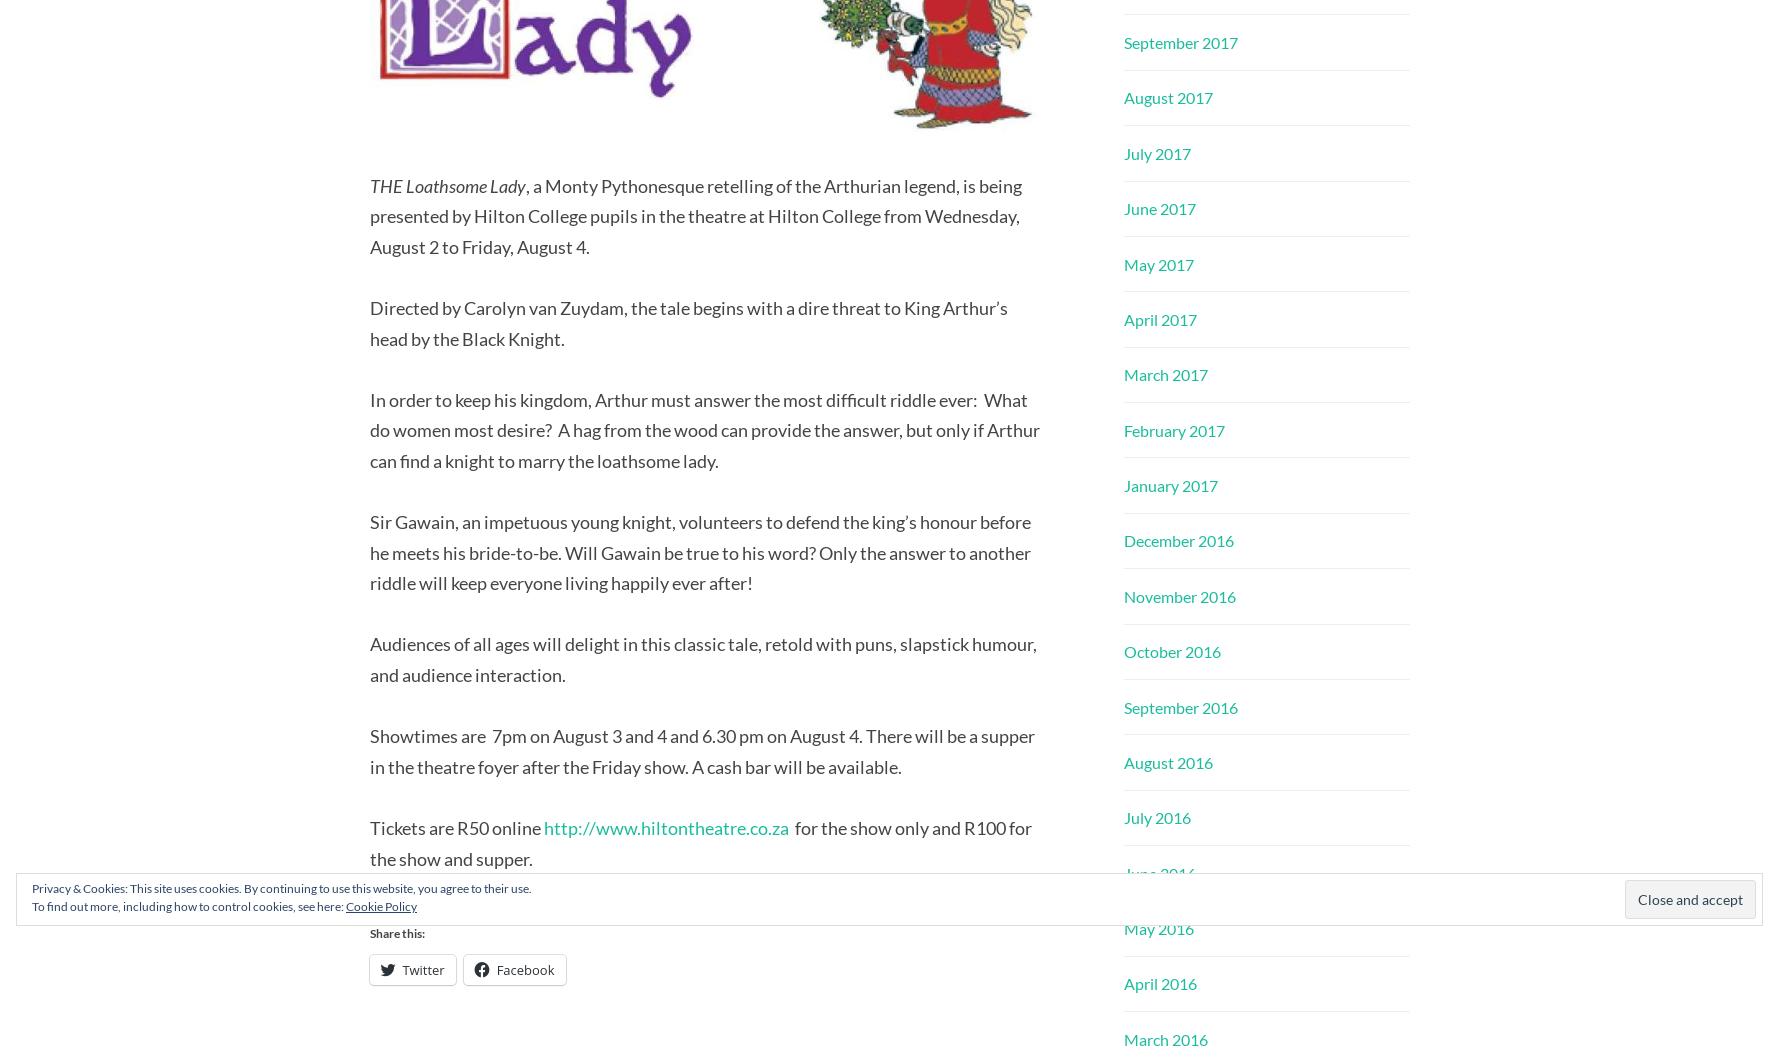 This screenshot has height=1058, width=1779. Describe the element at coordinates (447, 185) in the screenshot. I see `'THE Loathsome Lady'` at that location.